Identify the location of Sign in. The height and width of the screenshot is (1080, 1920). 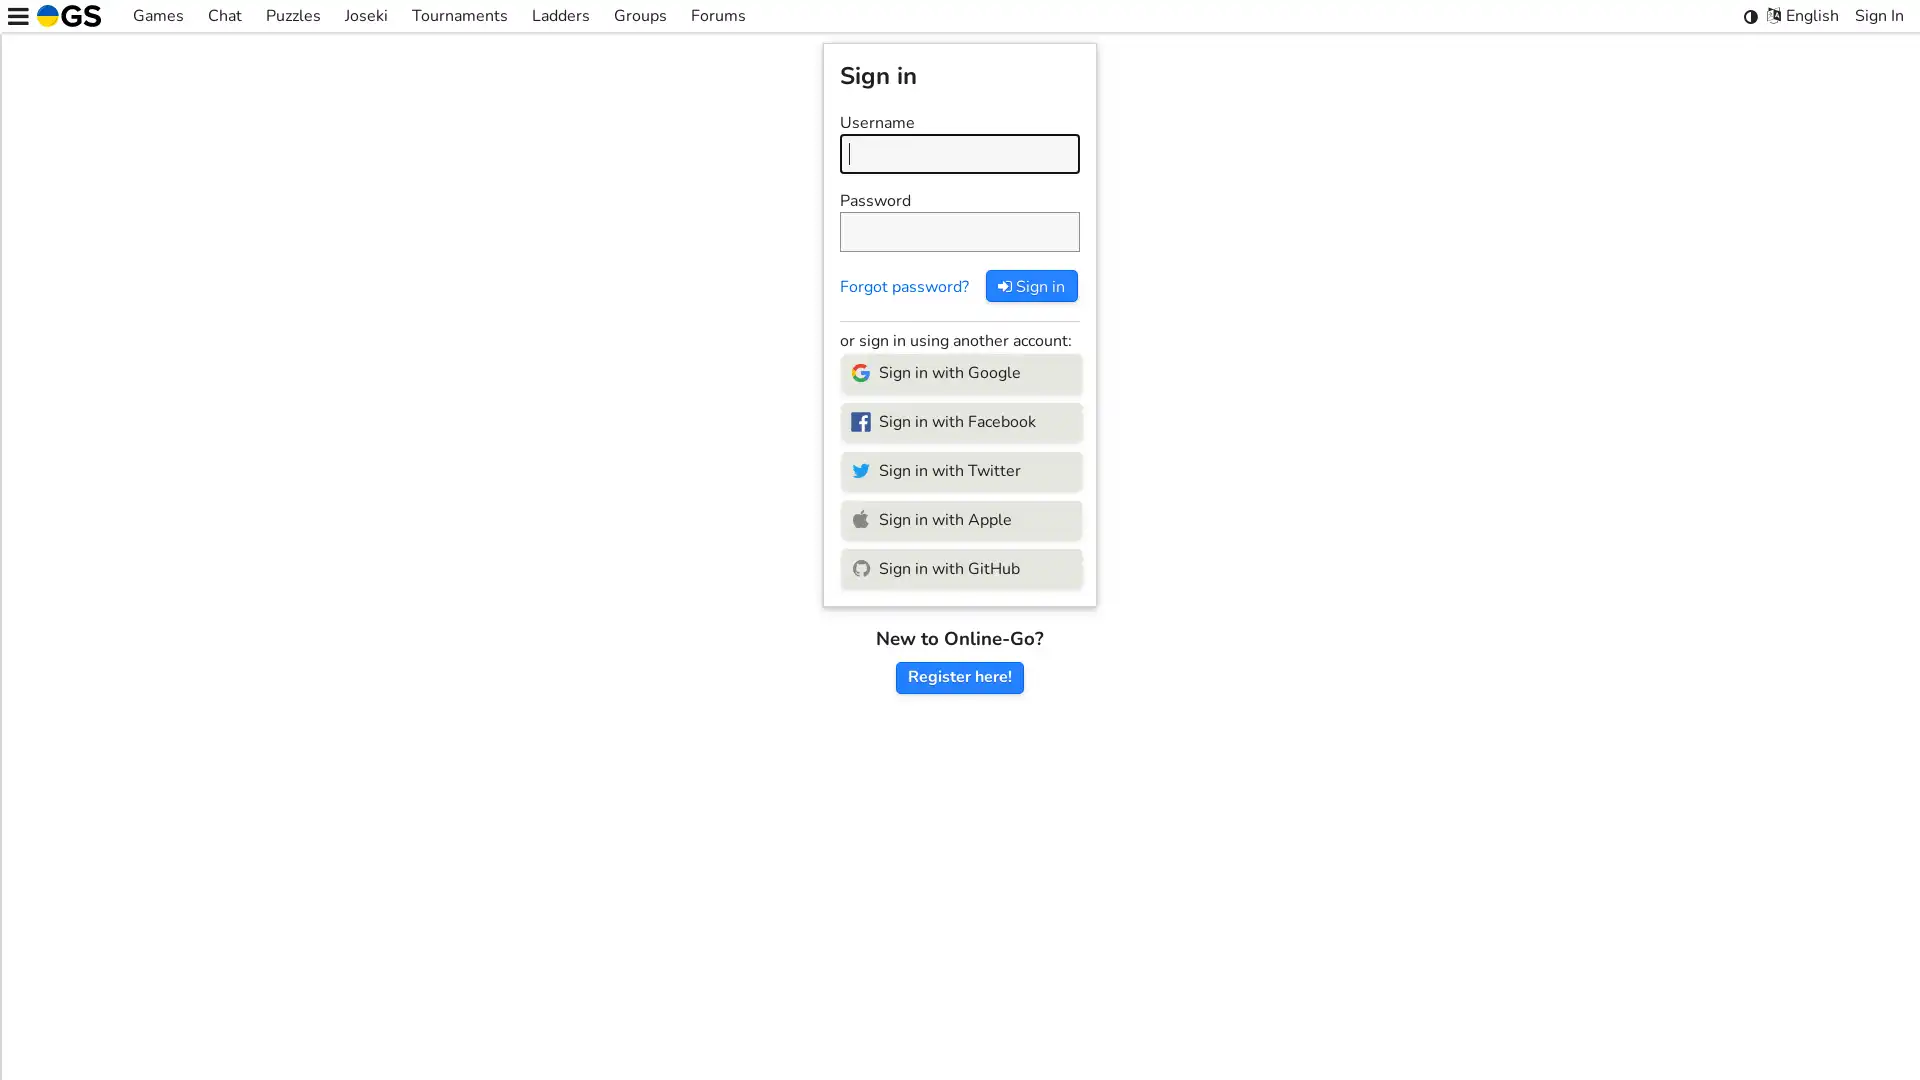
(1031, 285).